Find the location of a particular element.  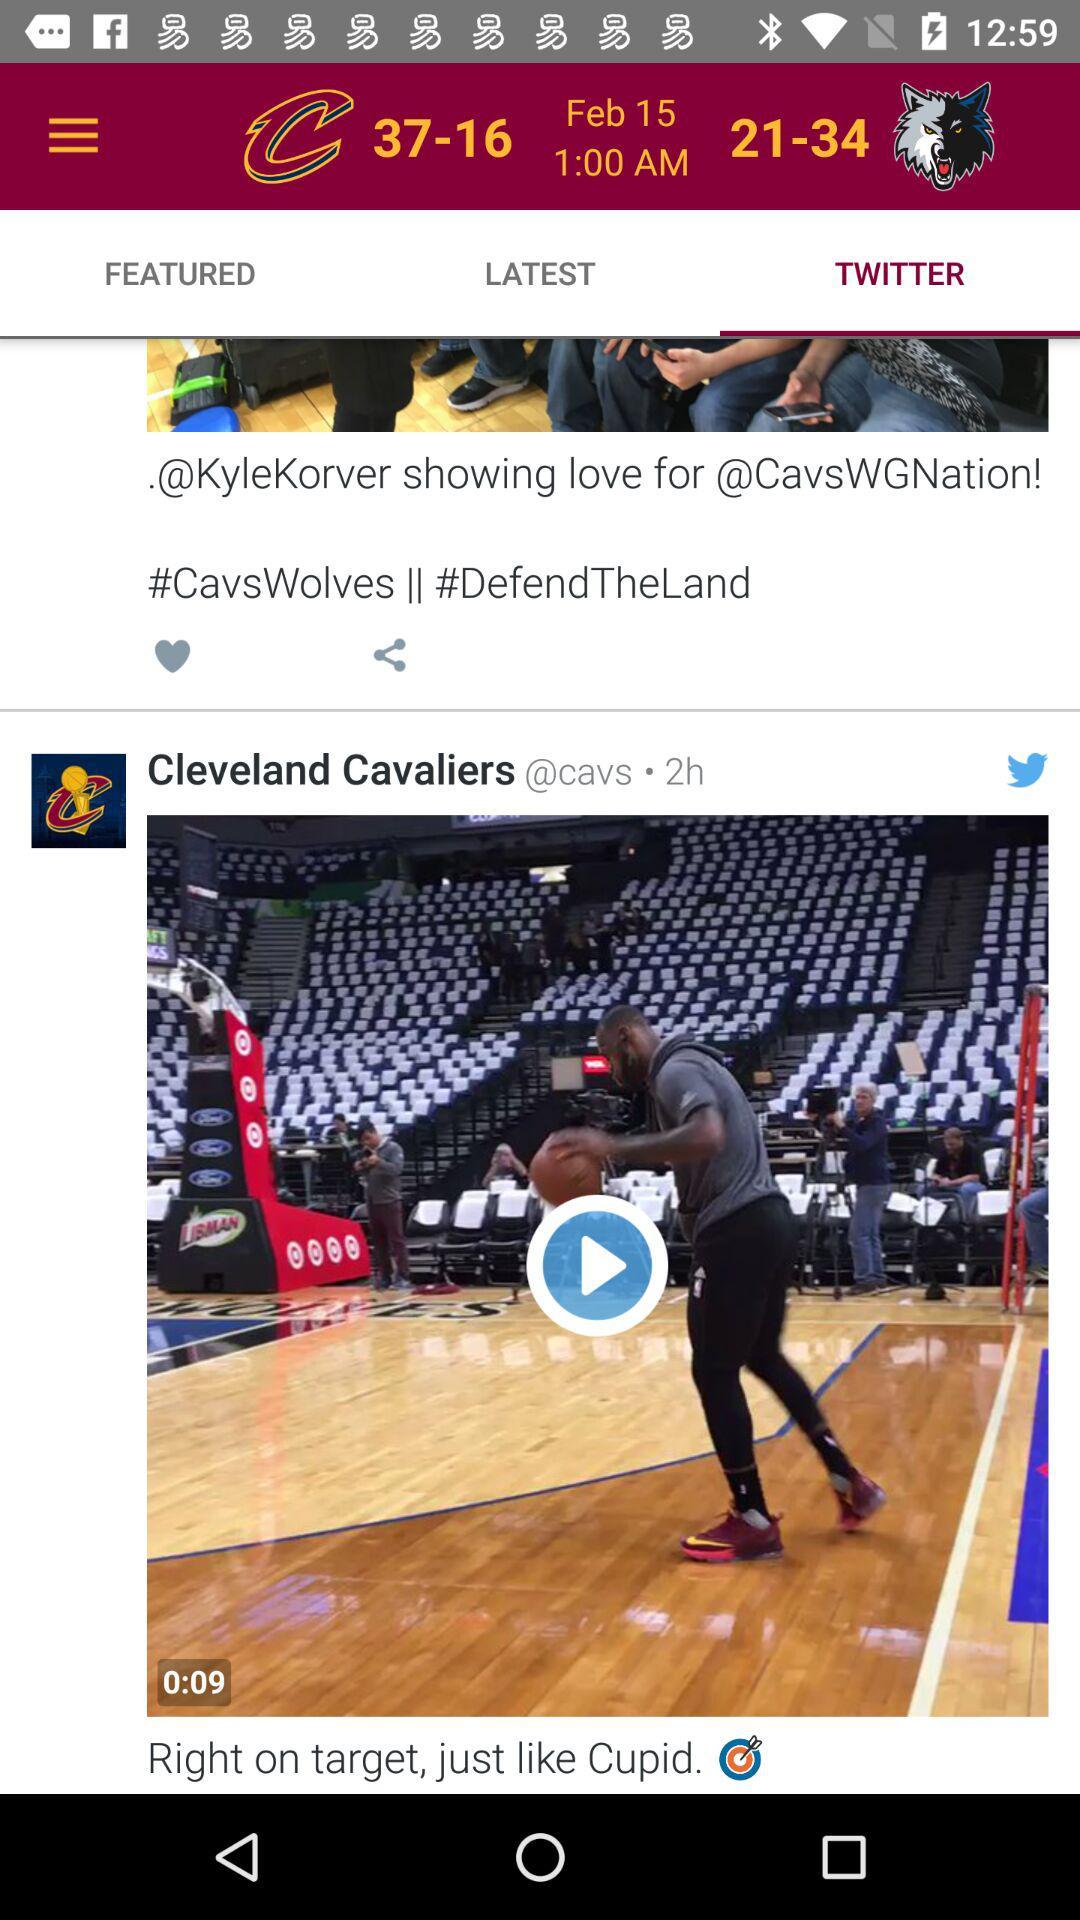

the cleveland cavaliers icon is located at coordinates (330, 767).